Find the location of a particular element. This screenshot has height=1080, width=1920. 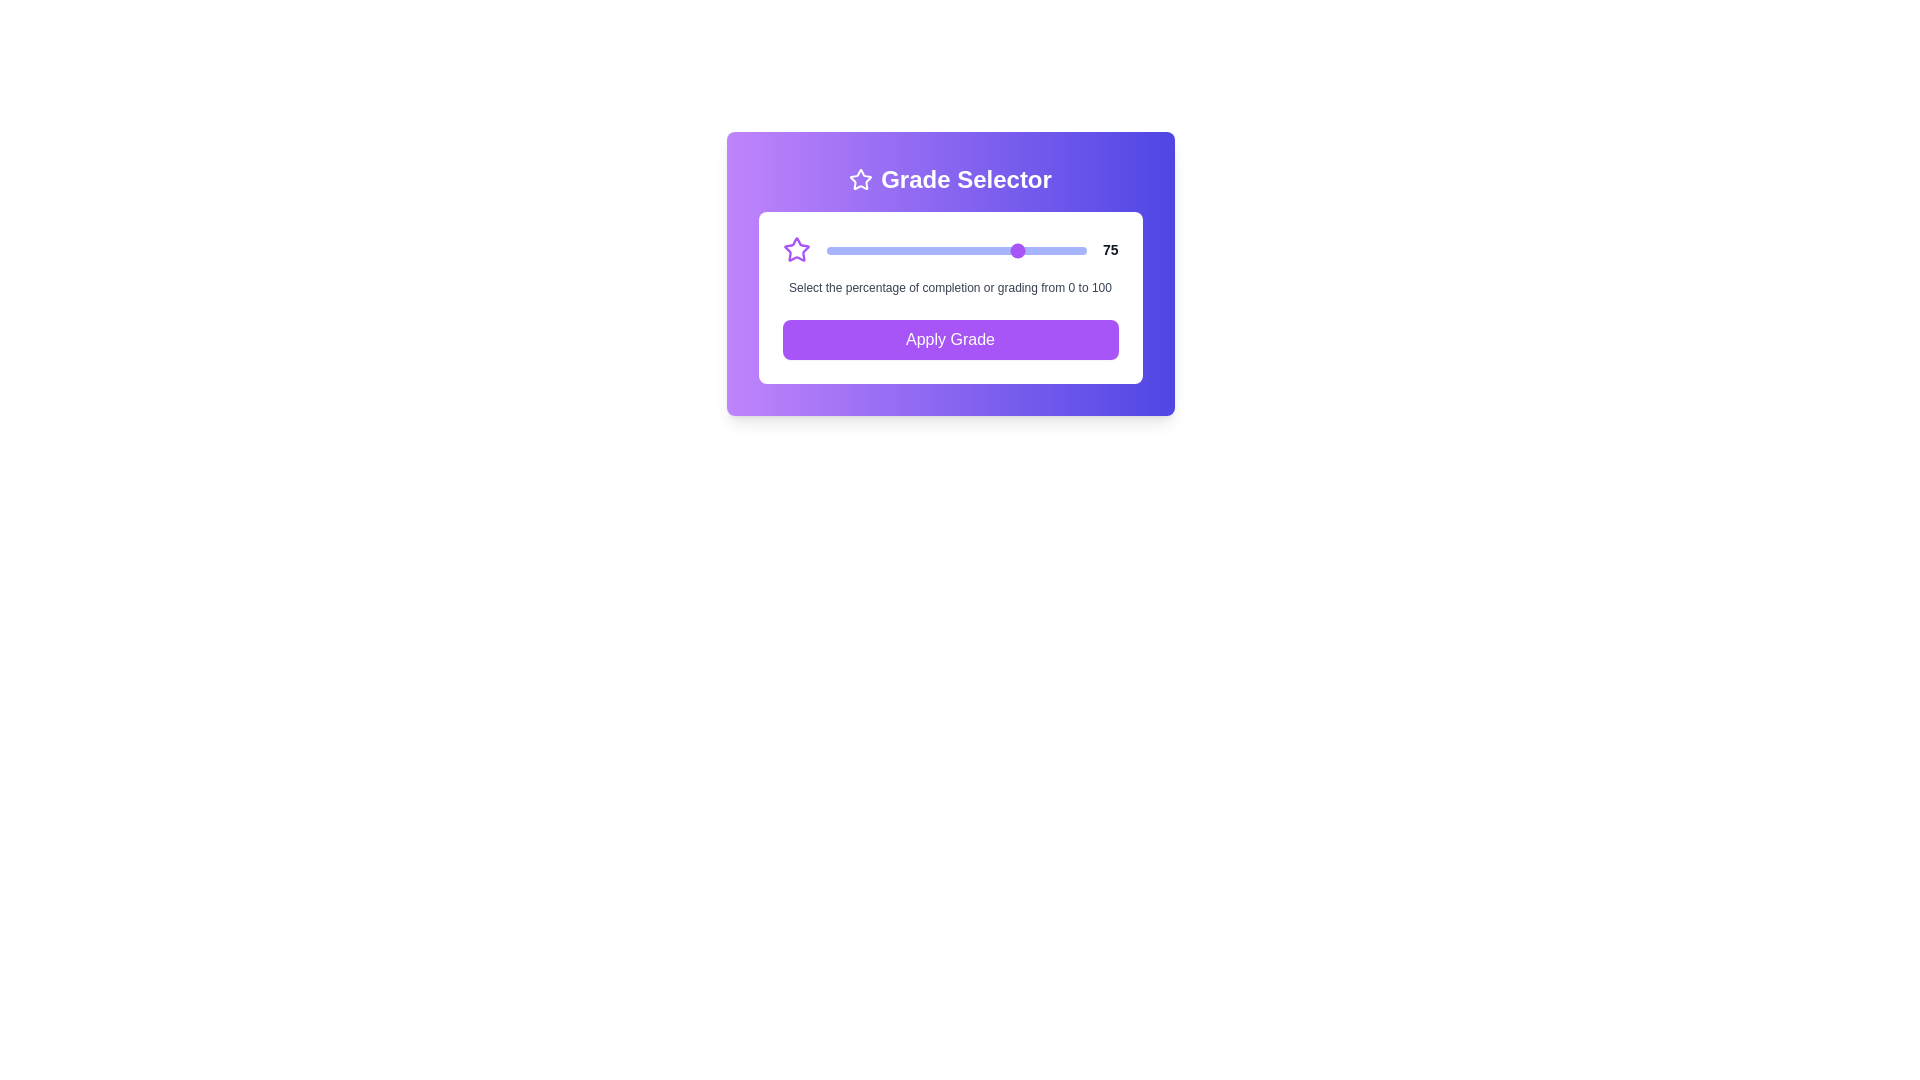

the grade percentage is located at coordinates (919, 249).